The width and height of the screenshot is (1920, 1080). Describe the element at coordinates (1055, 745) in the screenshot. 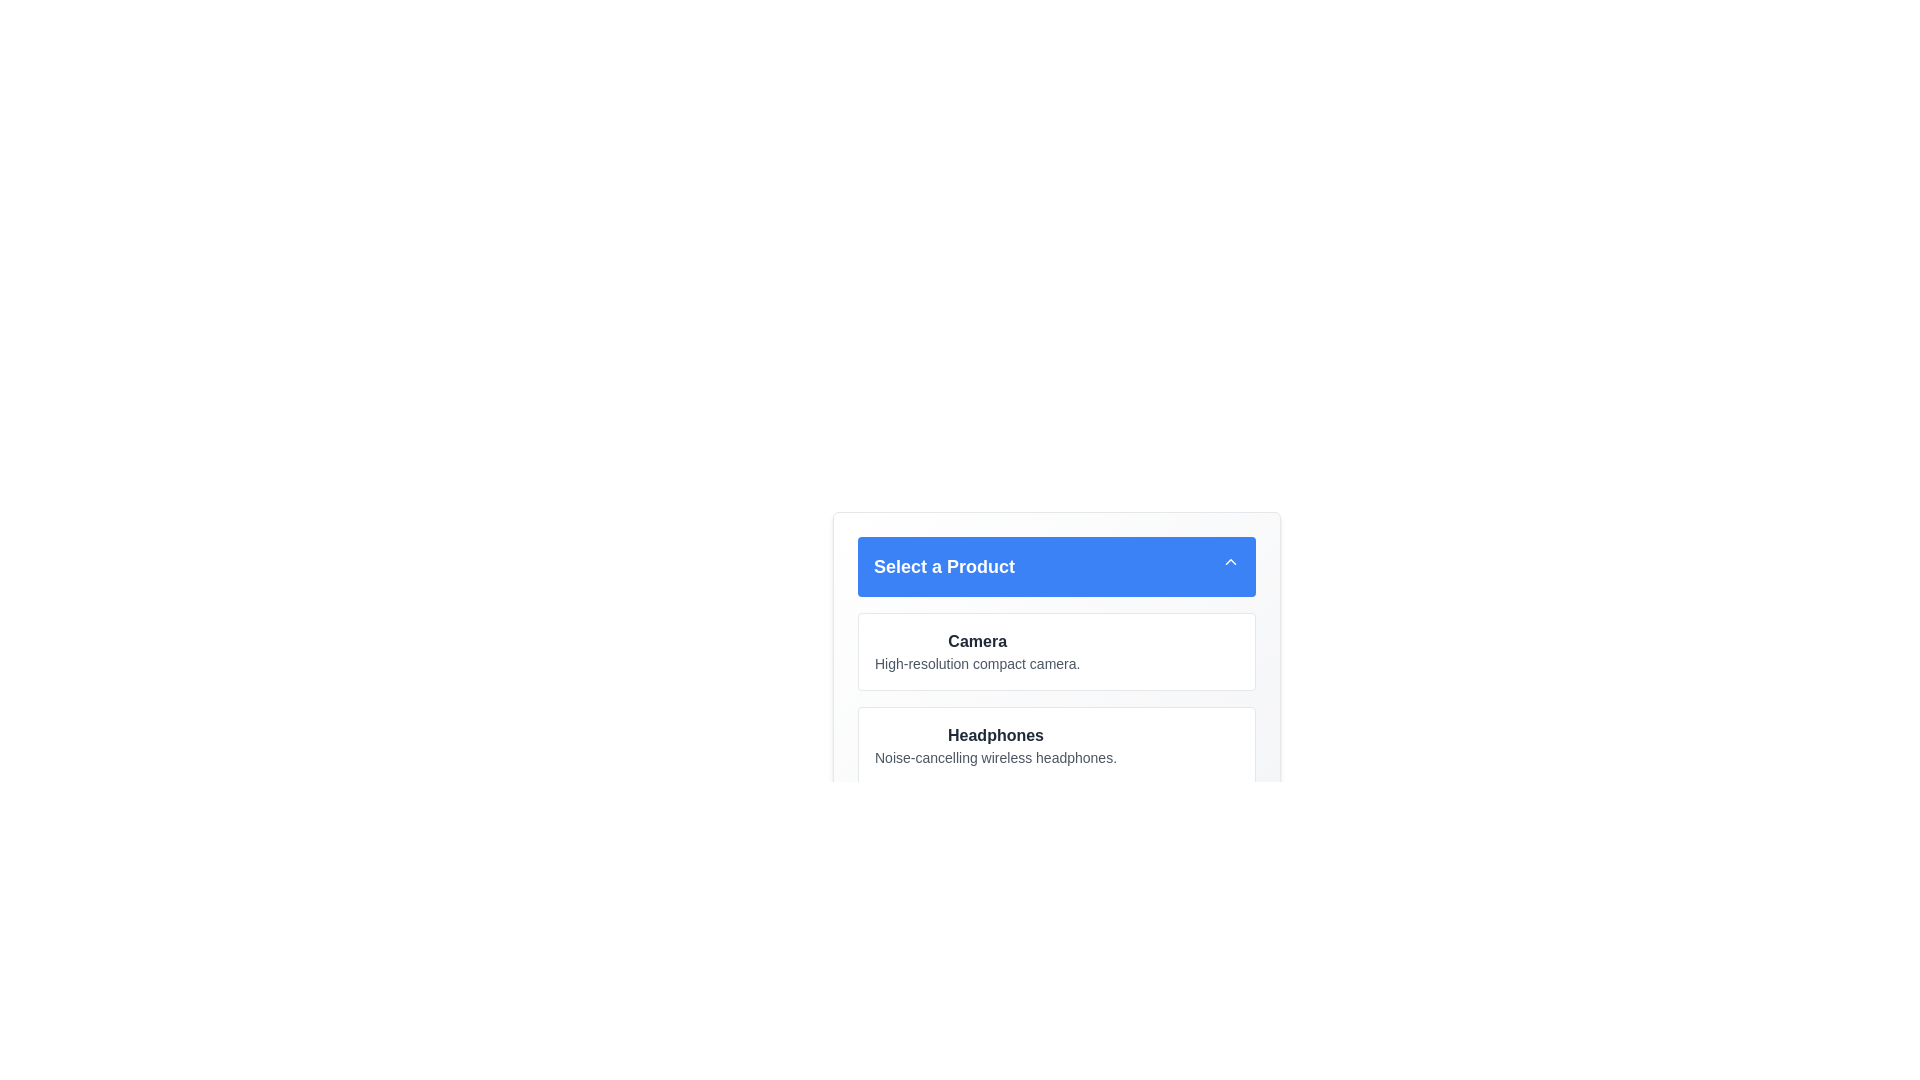

I see `the List Item displaying 'Headphones'` at that location.